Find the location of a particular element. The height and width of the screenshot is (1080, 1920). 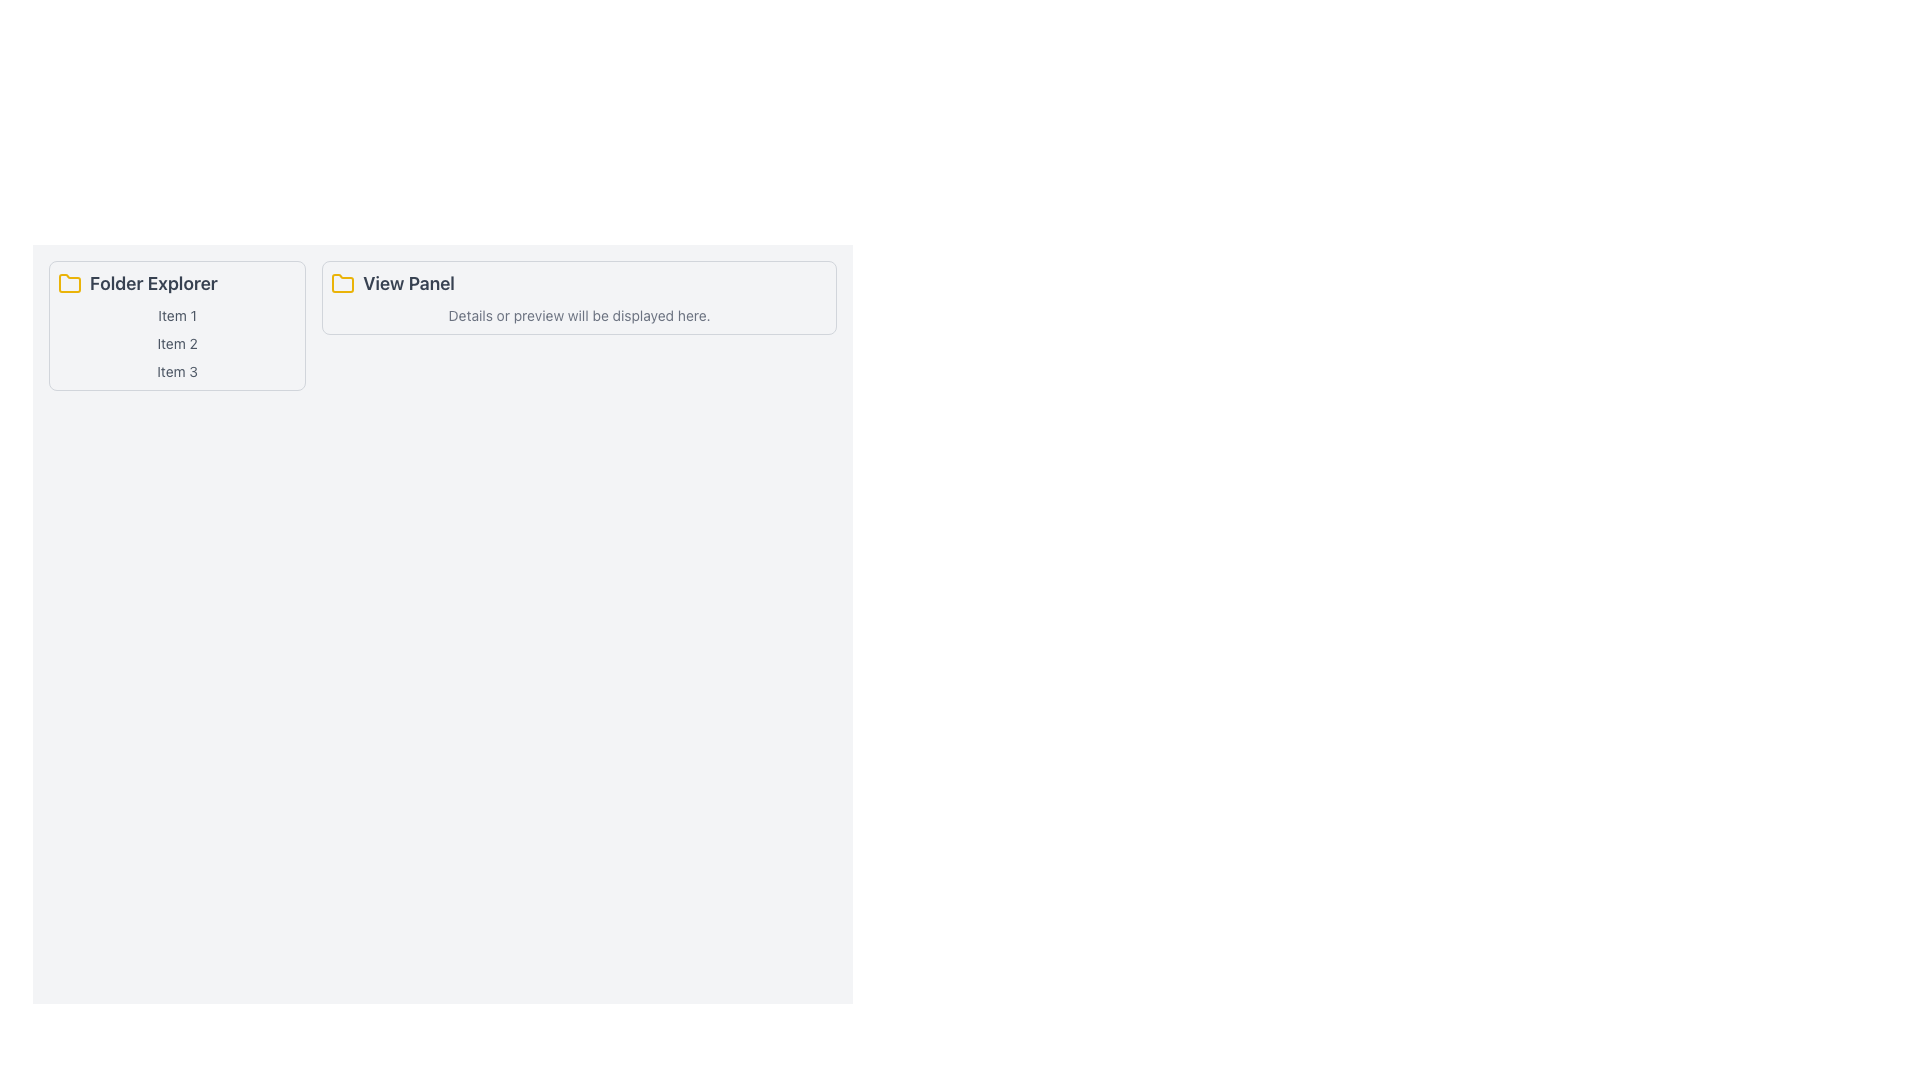

the first text label in the 'Folder Explorer' section is located at coordinates (177, 315).